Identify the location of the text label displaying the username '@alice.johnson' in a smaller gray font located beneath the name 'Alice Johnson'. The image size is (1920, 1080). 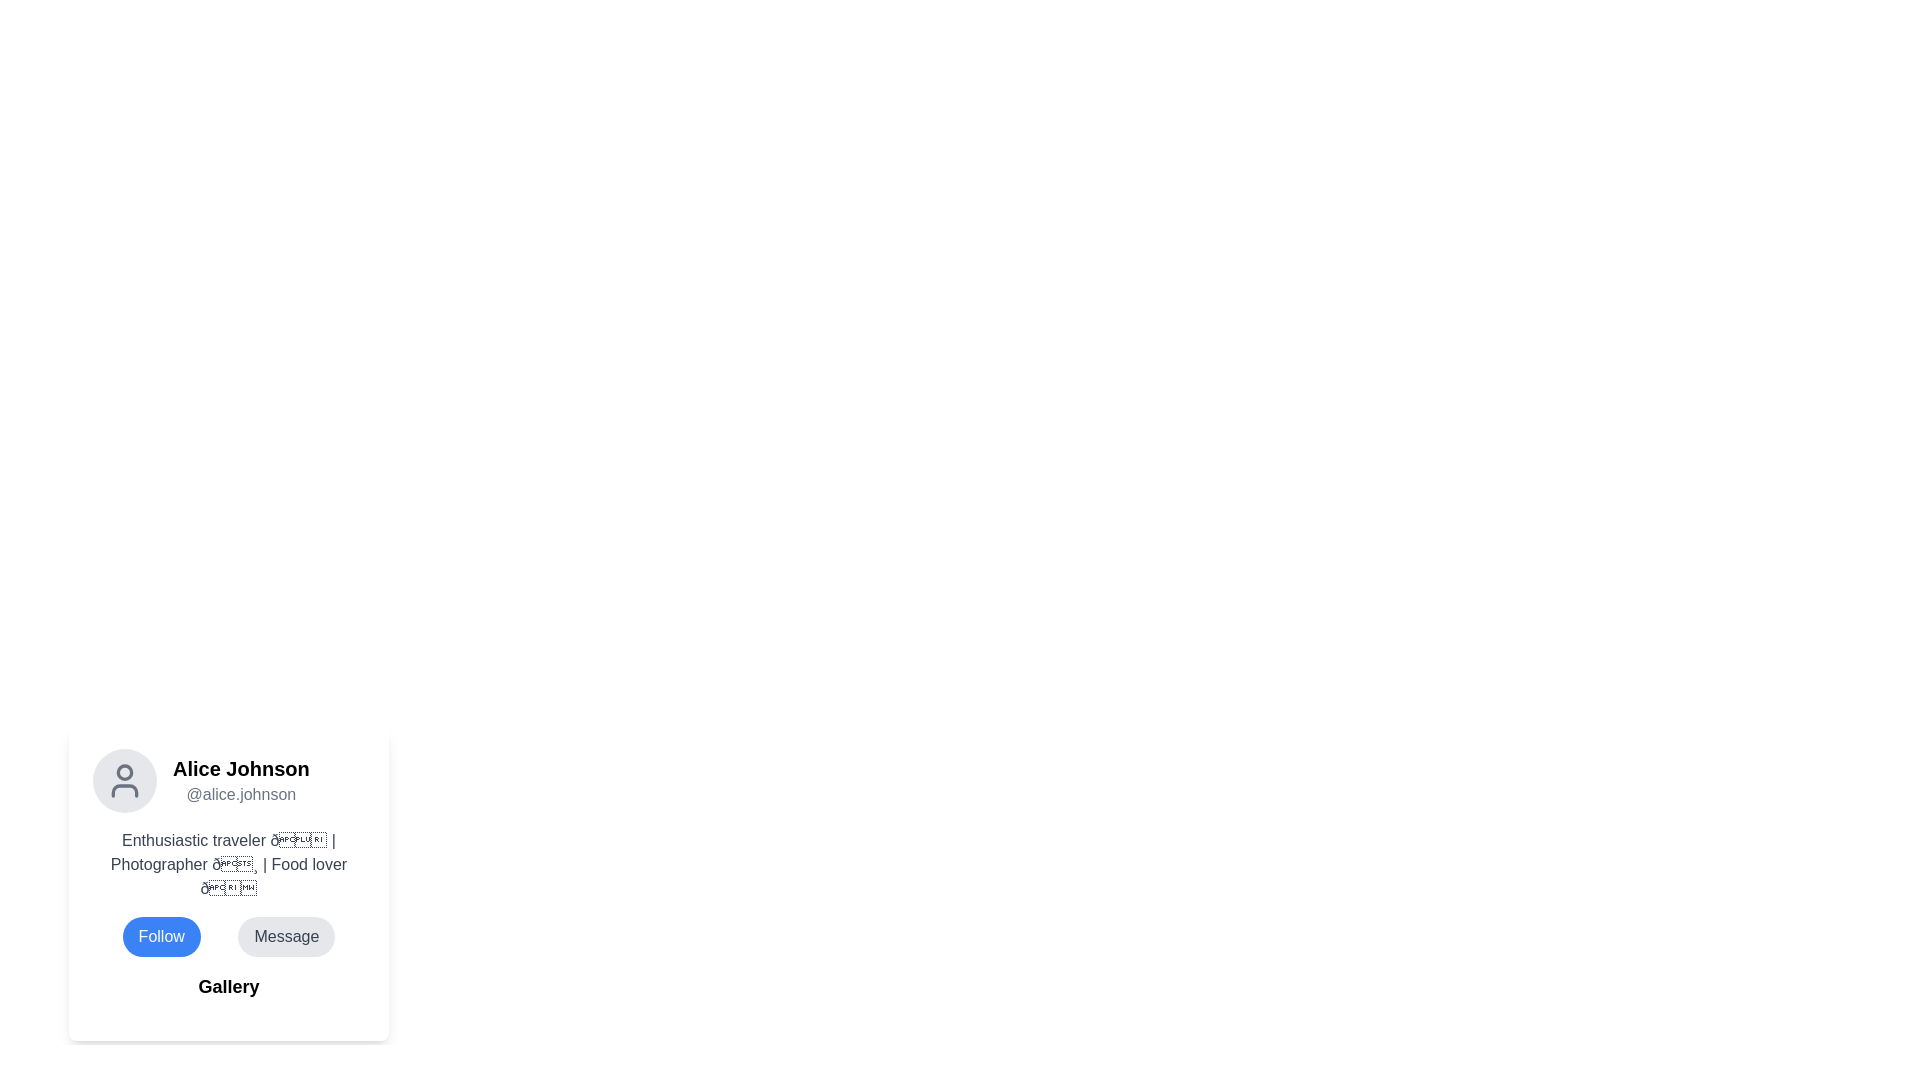
(240, 793).